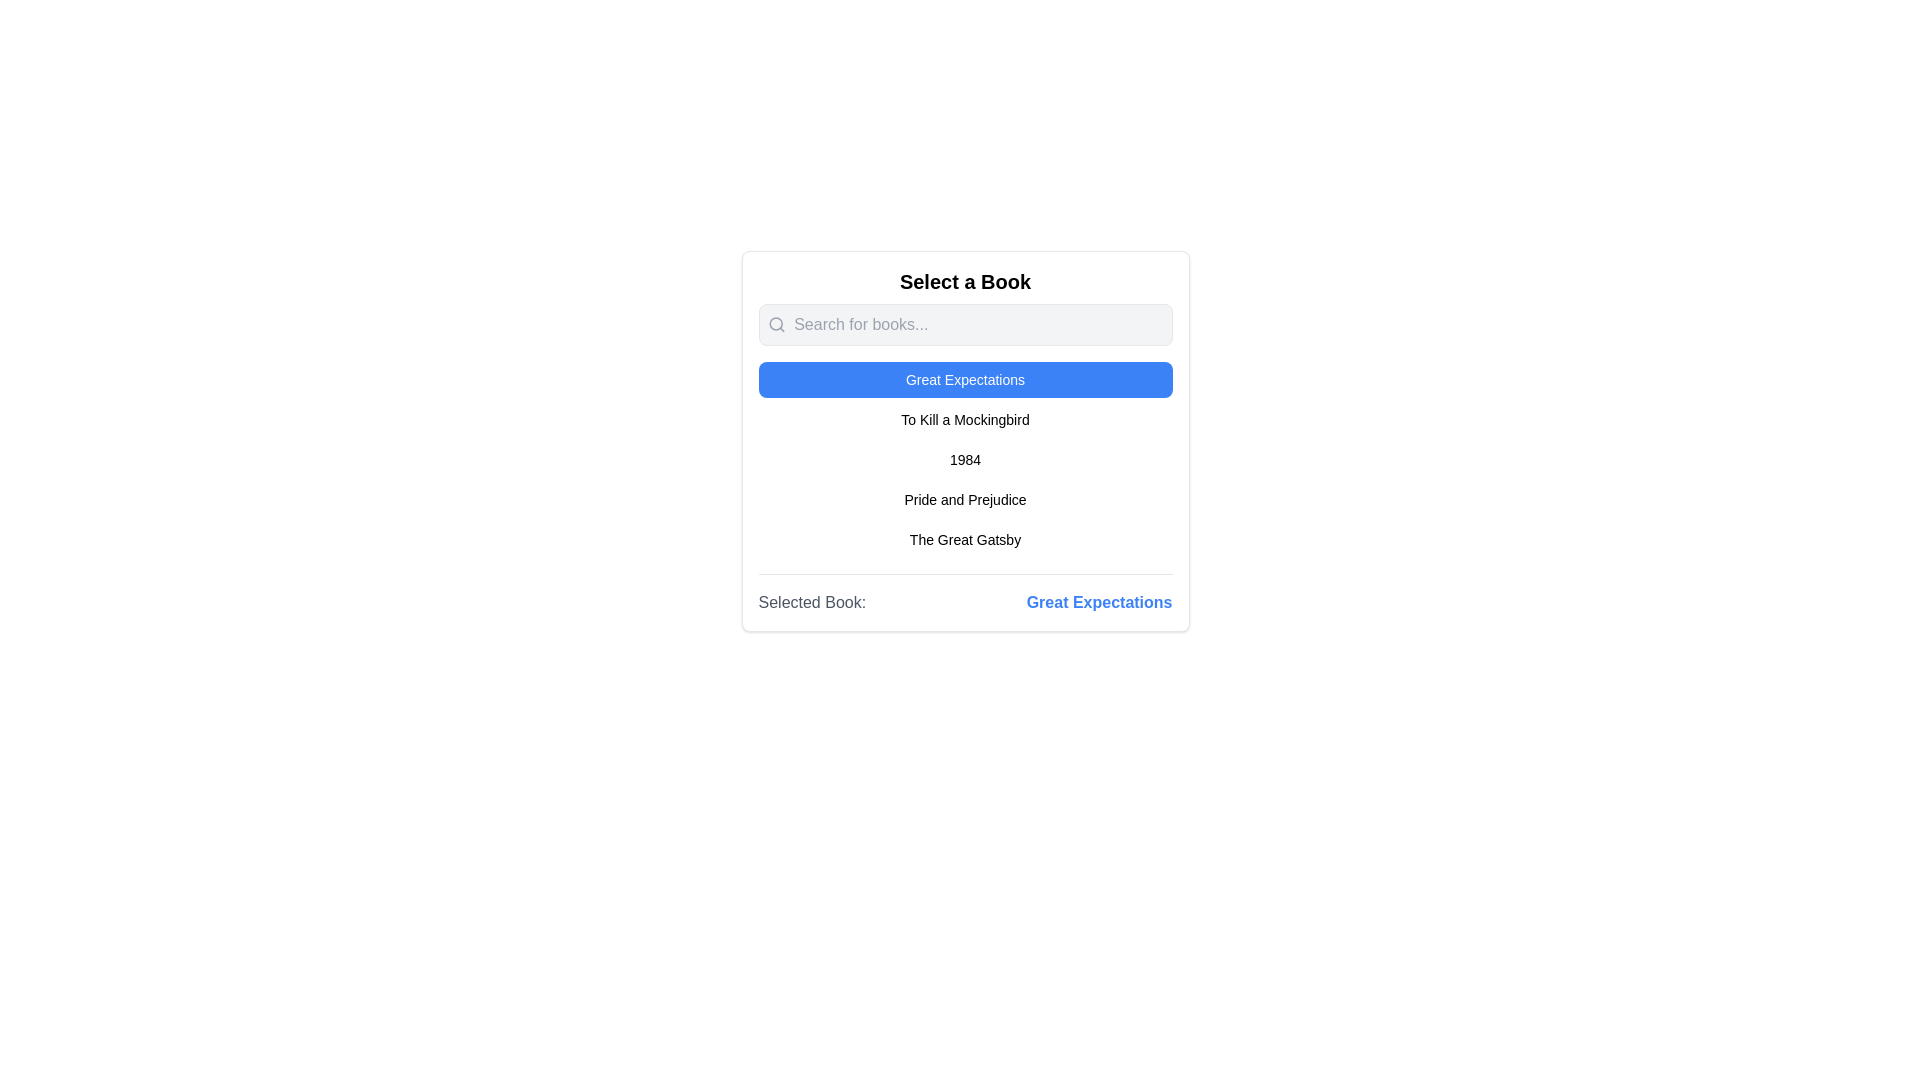  What do you see at coordinates (965, 323) in the screenshot?
I see `the search bar input field below the title 'Select a Book' to focus it` at bounding box center [965, 323].